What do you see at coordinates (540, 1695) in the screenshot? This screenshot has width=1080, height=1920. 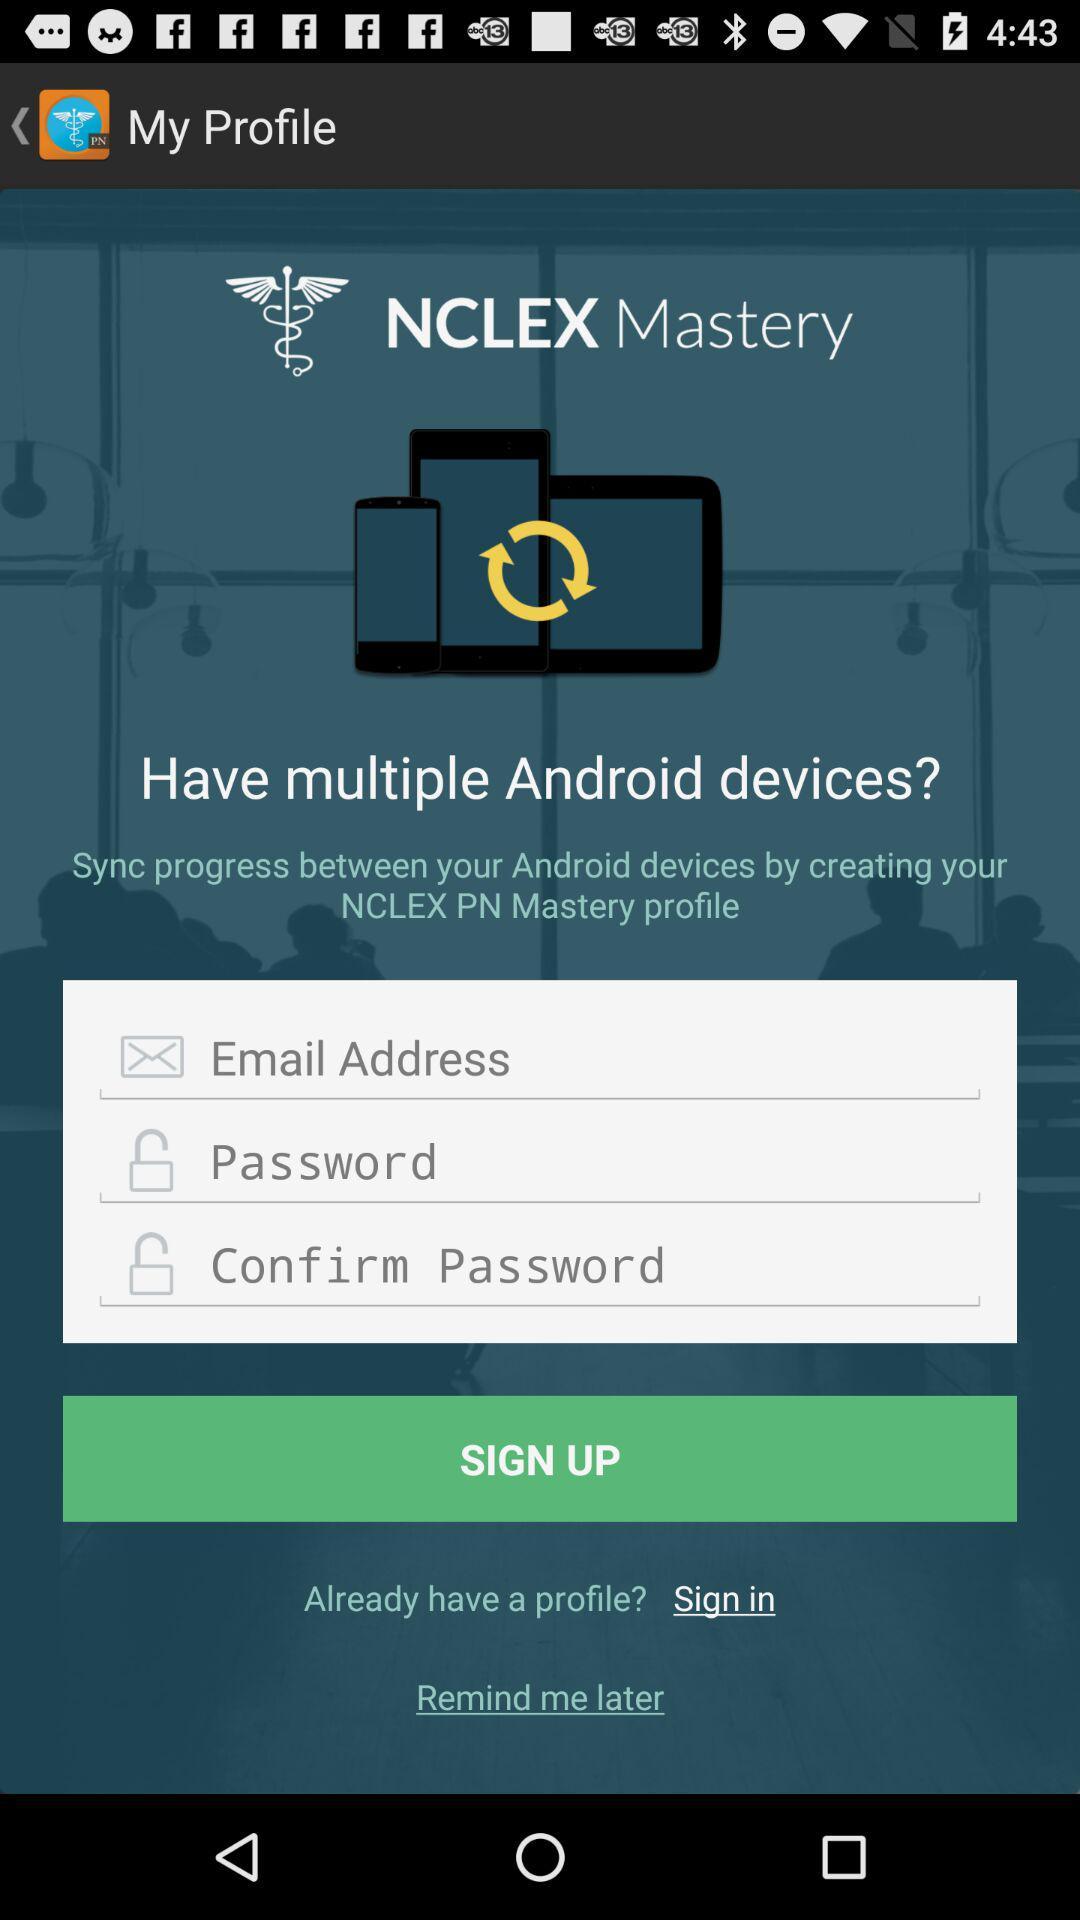 I see `the remind me later icon` at bounding box center [540, 1695].